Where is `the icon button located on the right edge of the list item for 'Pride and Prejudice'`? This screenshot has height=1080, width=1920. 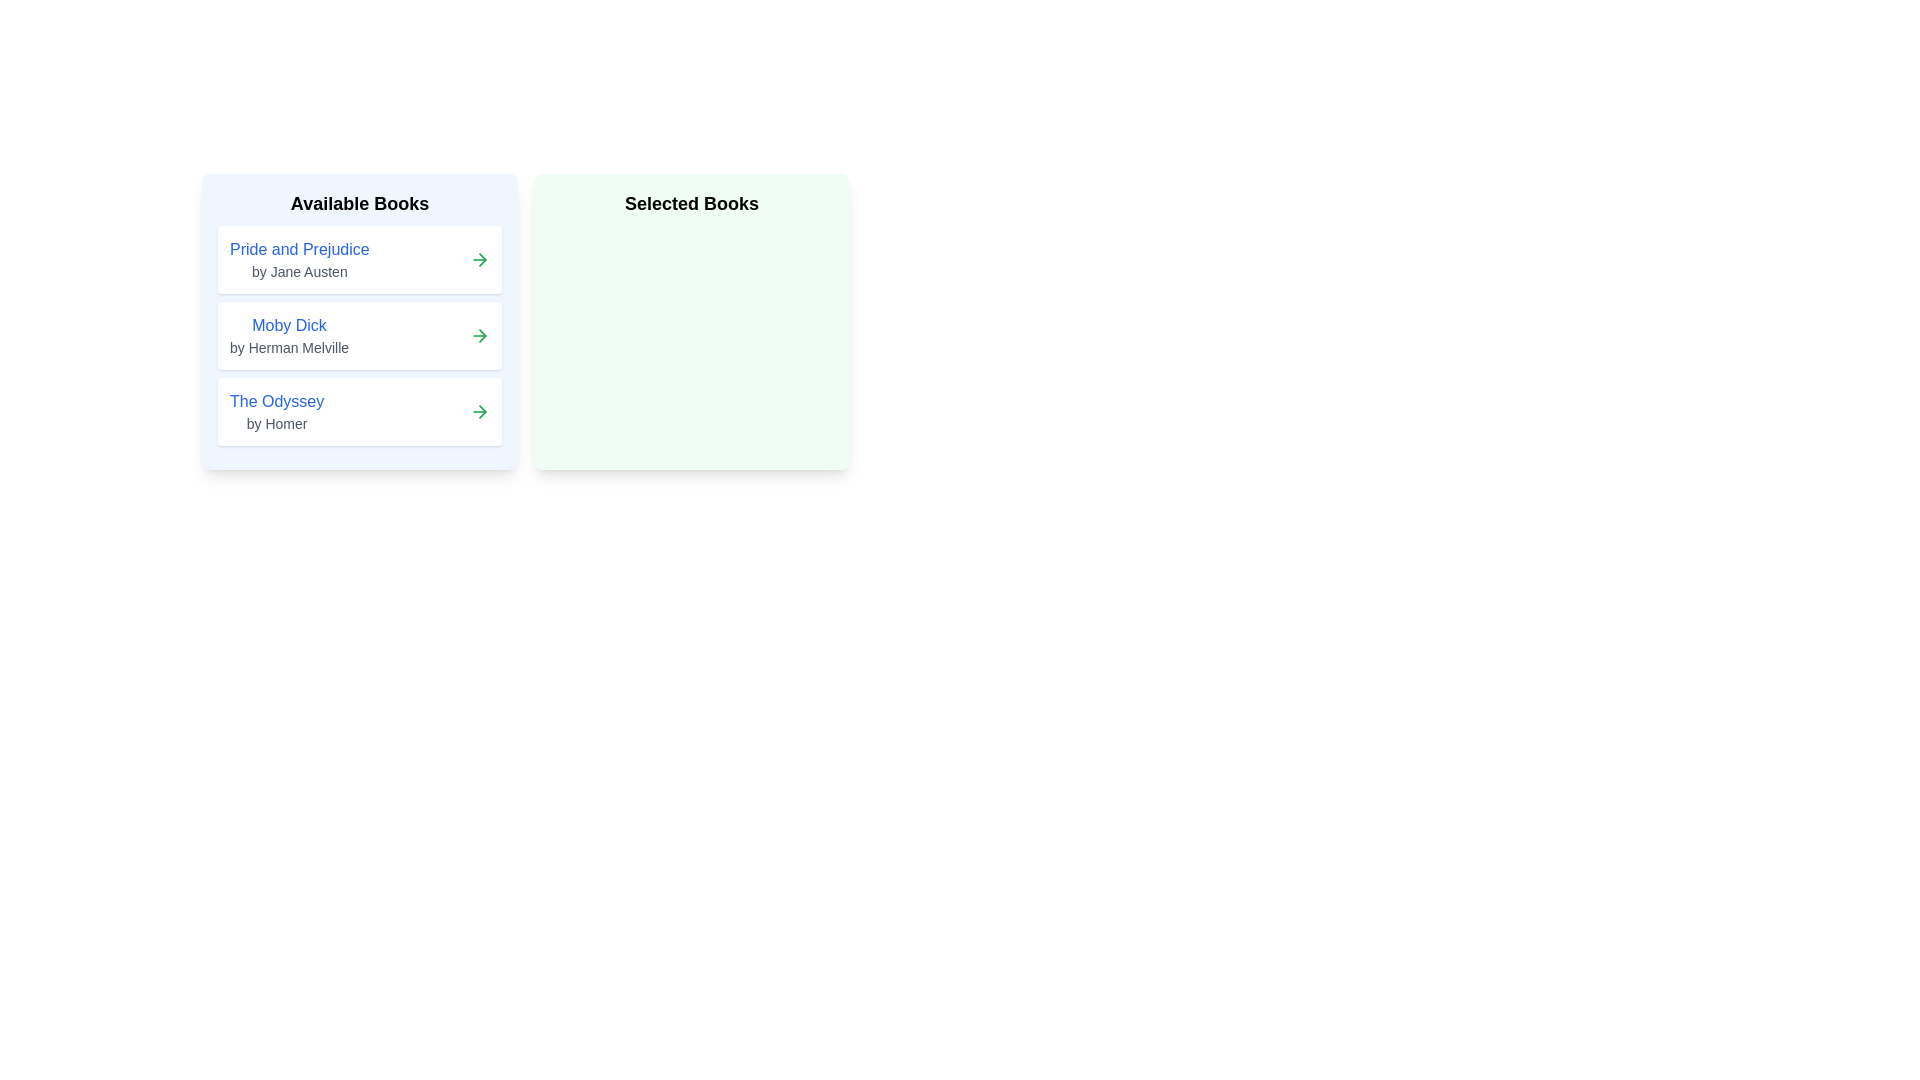
the icon button located on the right edge of the list item for 'Pride and Prejudice' is located at coordinates (480, 258).